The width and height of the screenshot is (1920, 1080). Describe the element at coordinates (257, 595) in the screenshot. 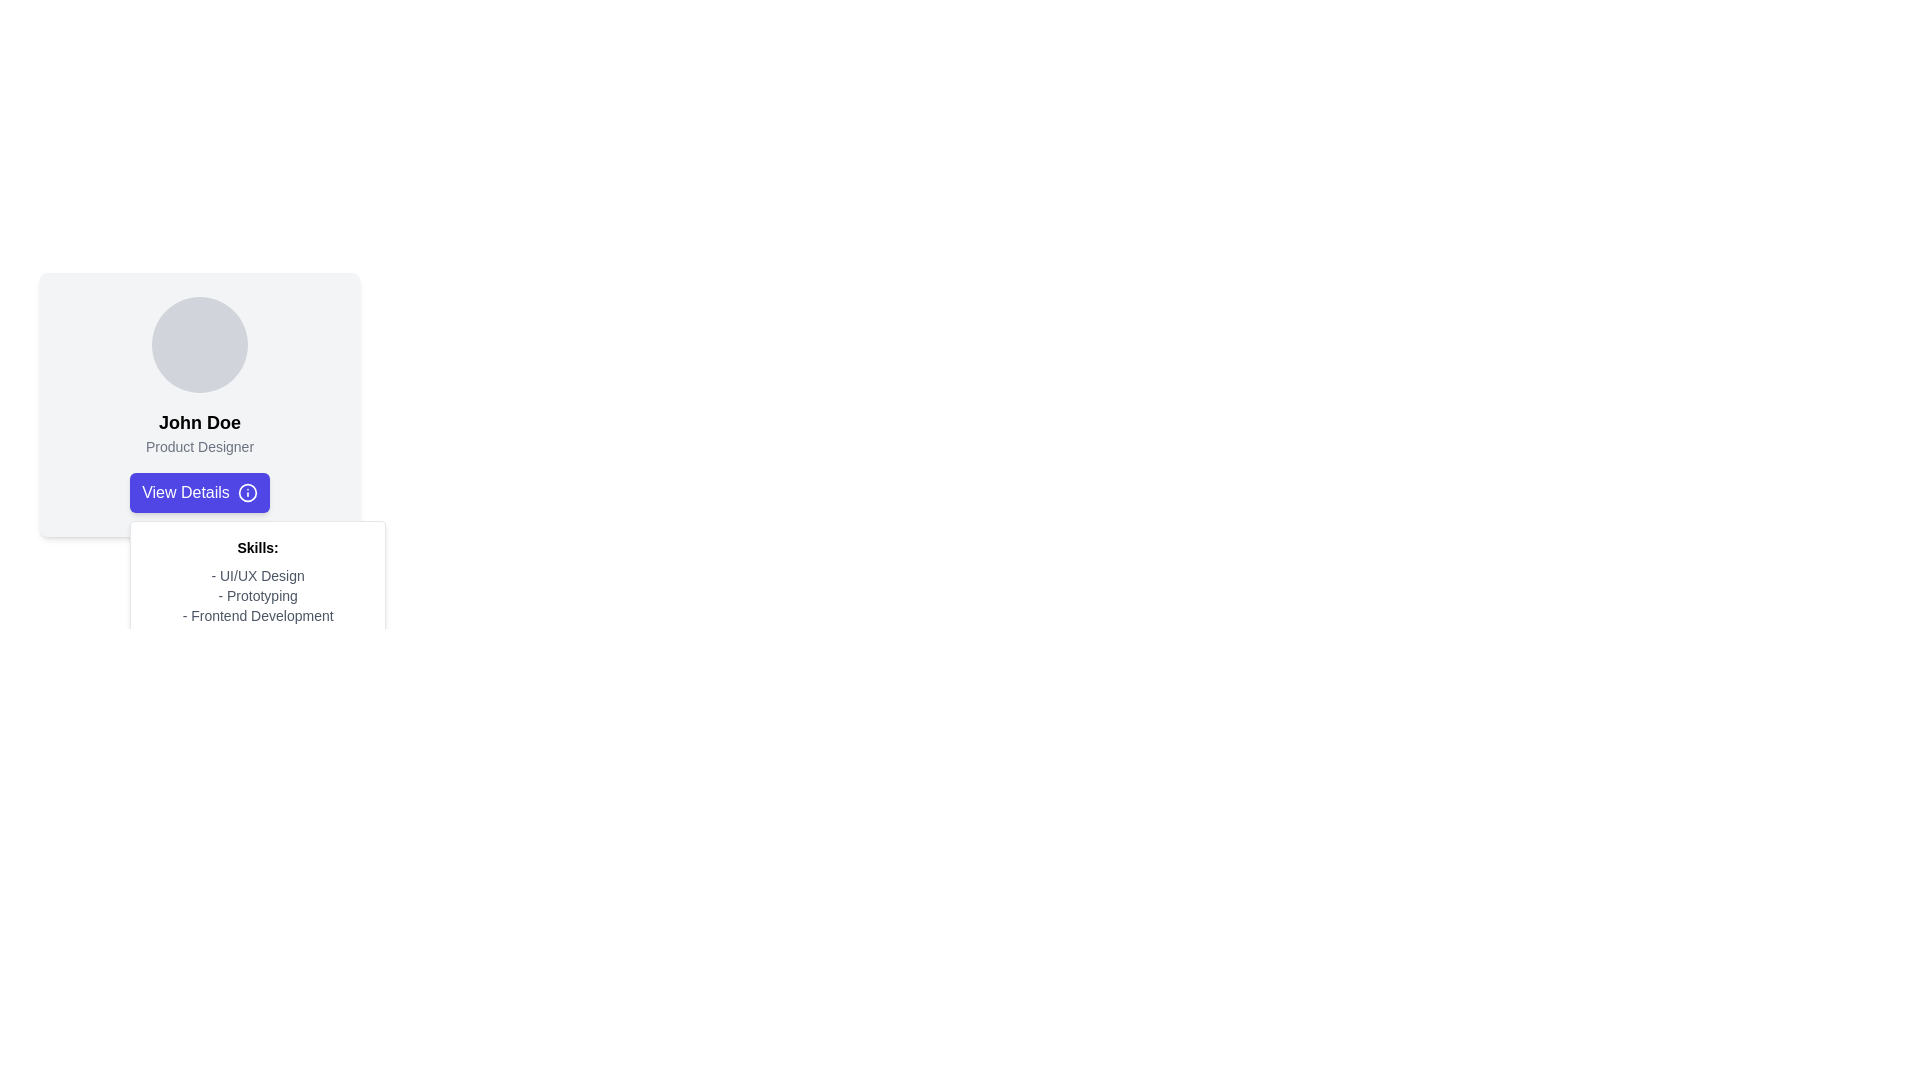

I see `the informational text label representing the skill 'Prototyping', which is the second item in a vertically stacked list of skills` at that location.